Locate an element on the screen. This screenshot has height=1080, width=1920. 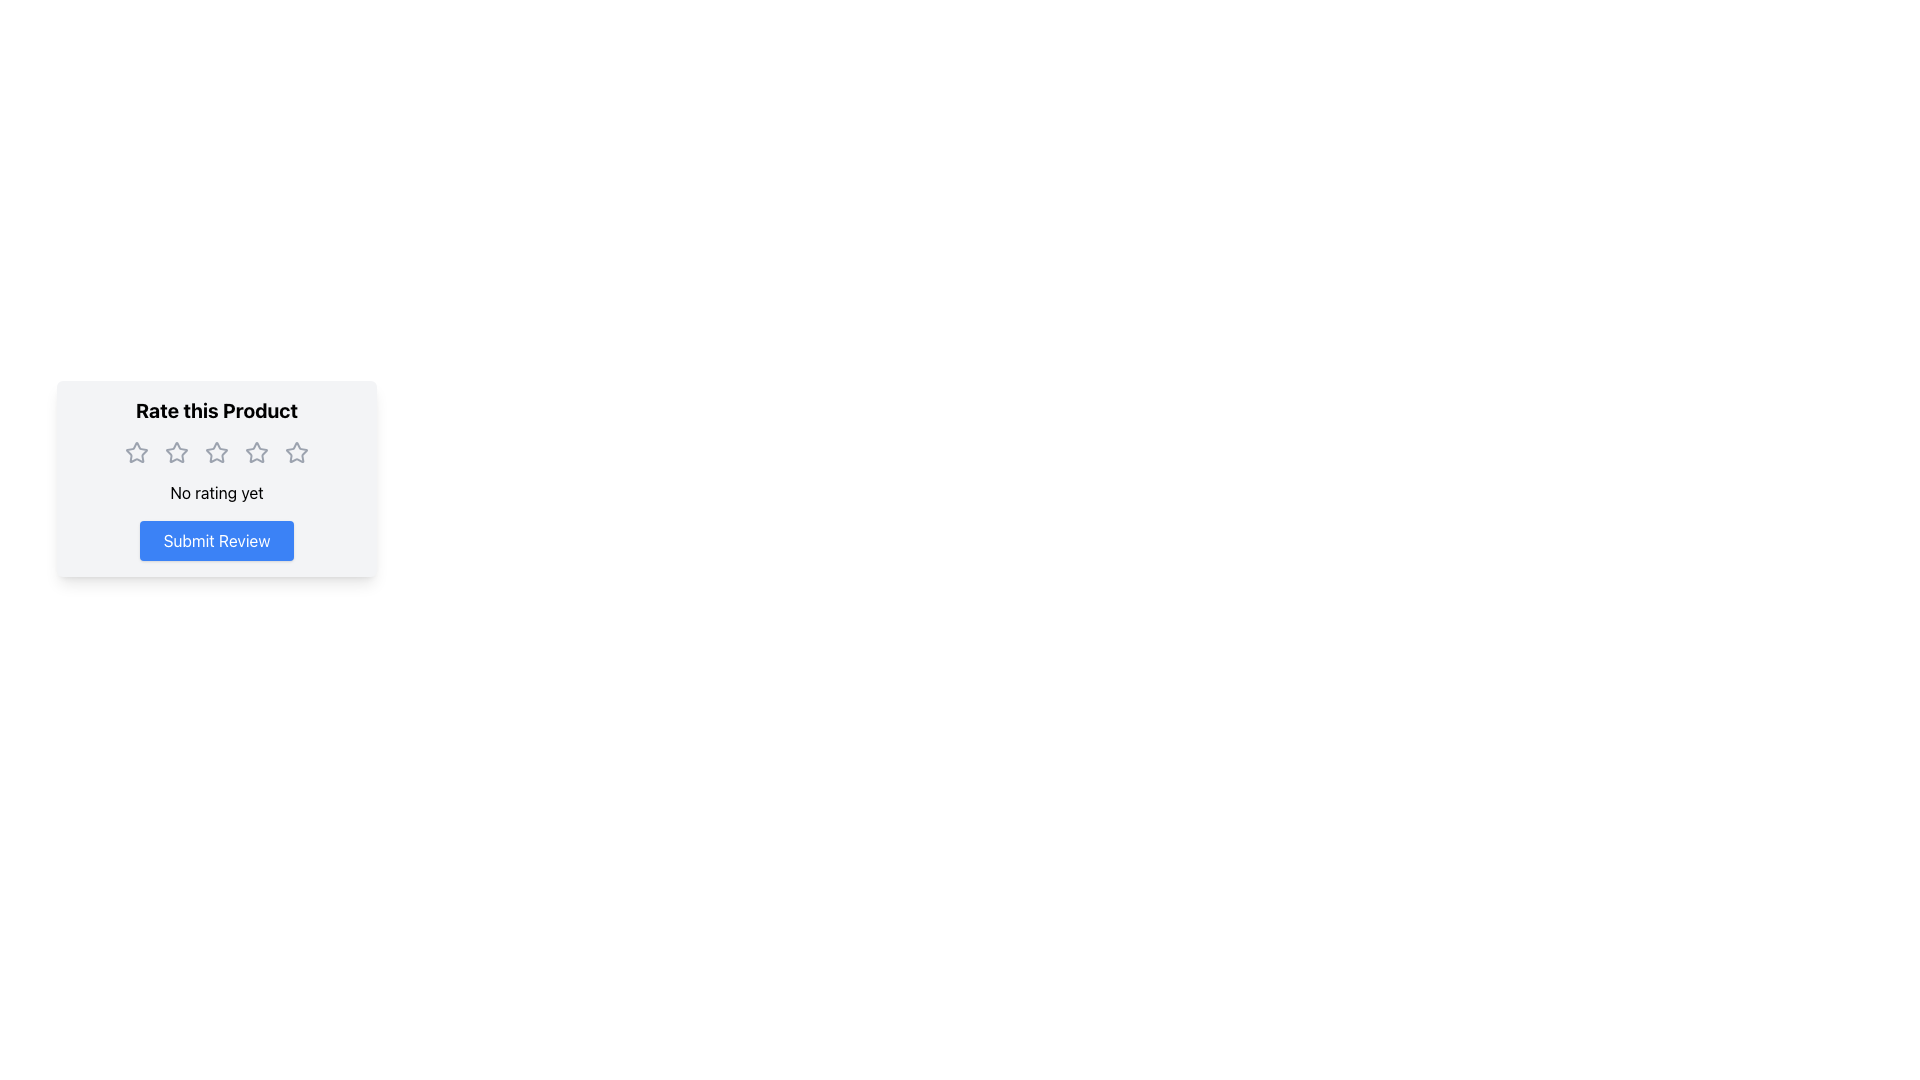
the first star icon in the 'Rate this Product' section is located at coordinates (136, 452).